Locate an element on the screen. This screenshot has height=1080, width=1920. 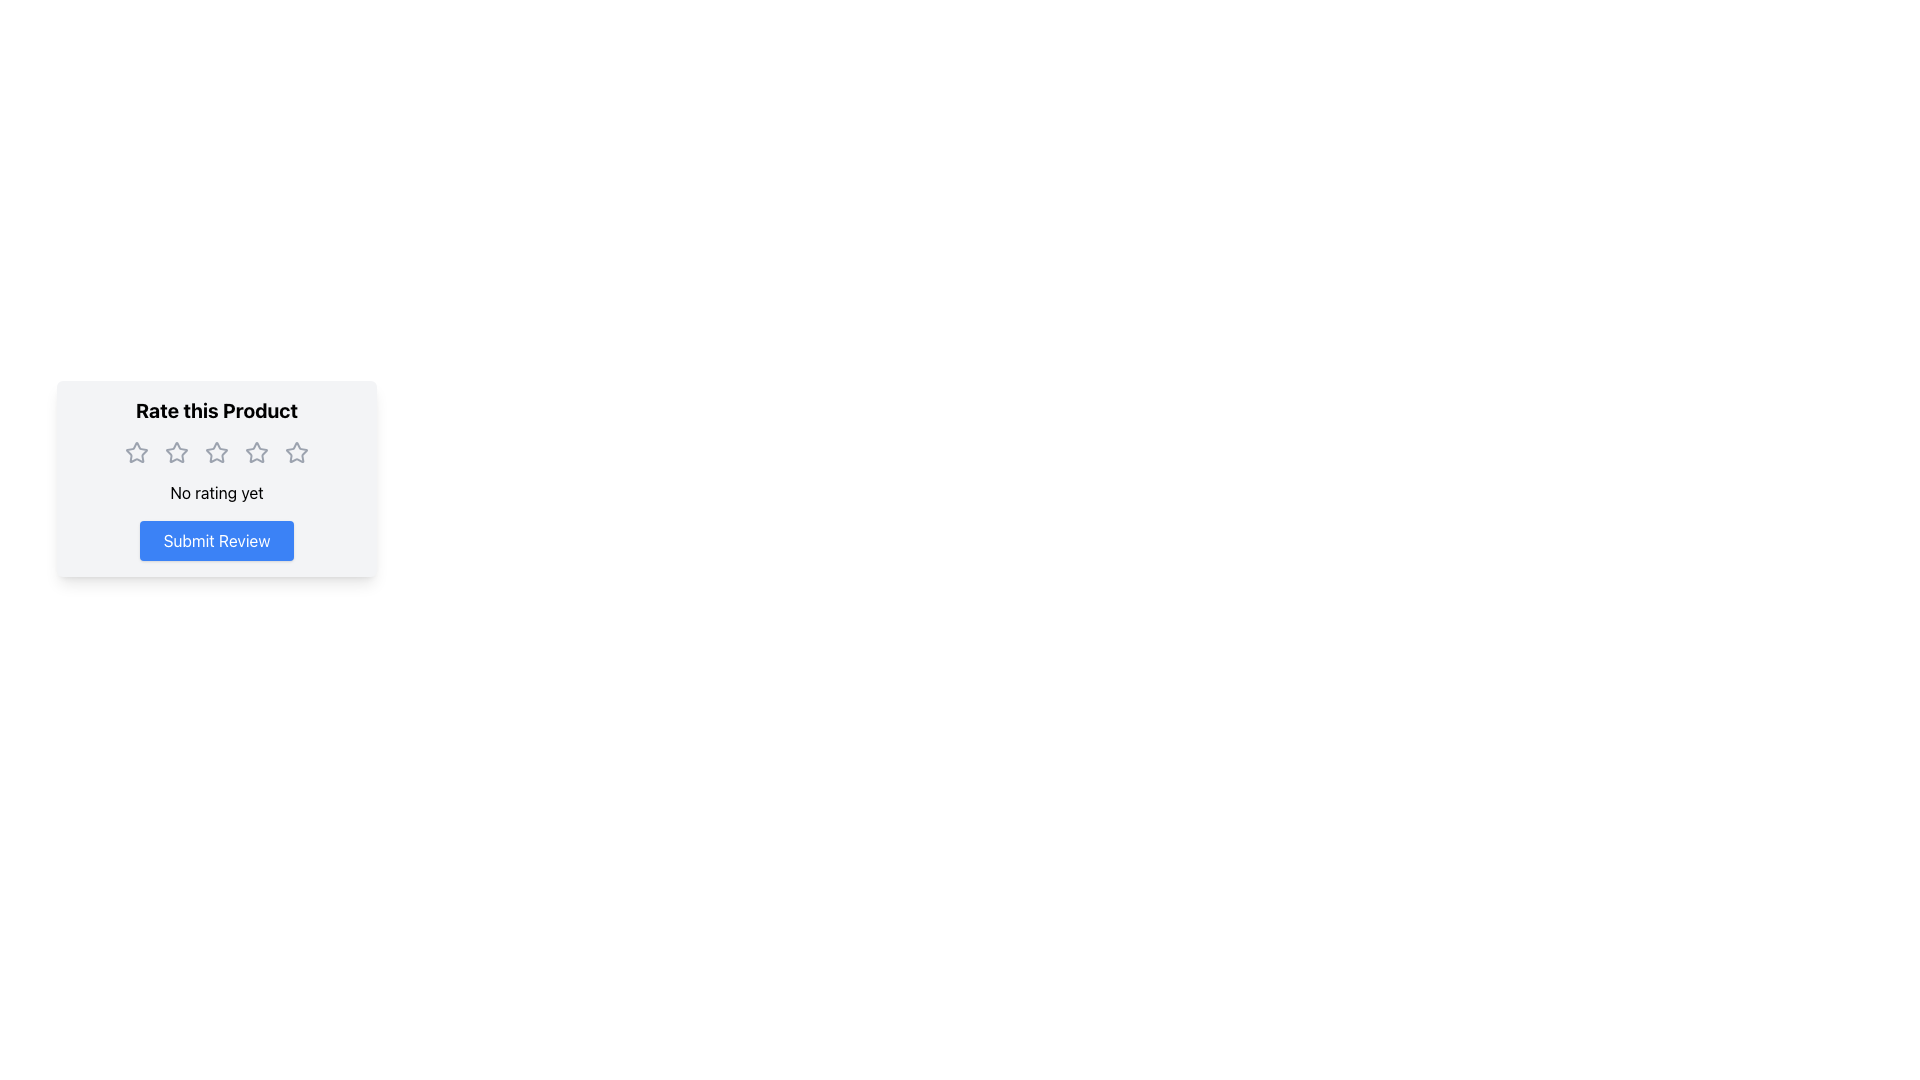
the first star icon in the 'Rate this Product' section is located at coordinates (136, 452).